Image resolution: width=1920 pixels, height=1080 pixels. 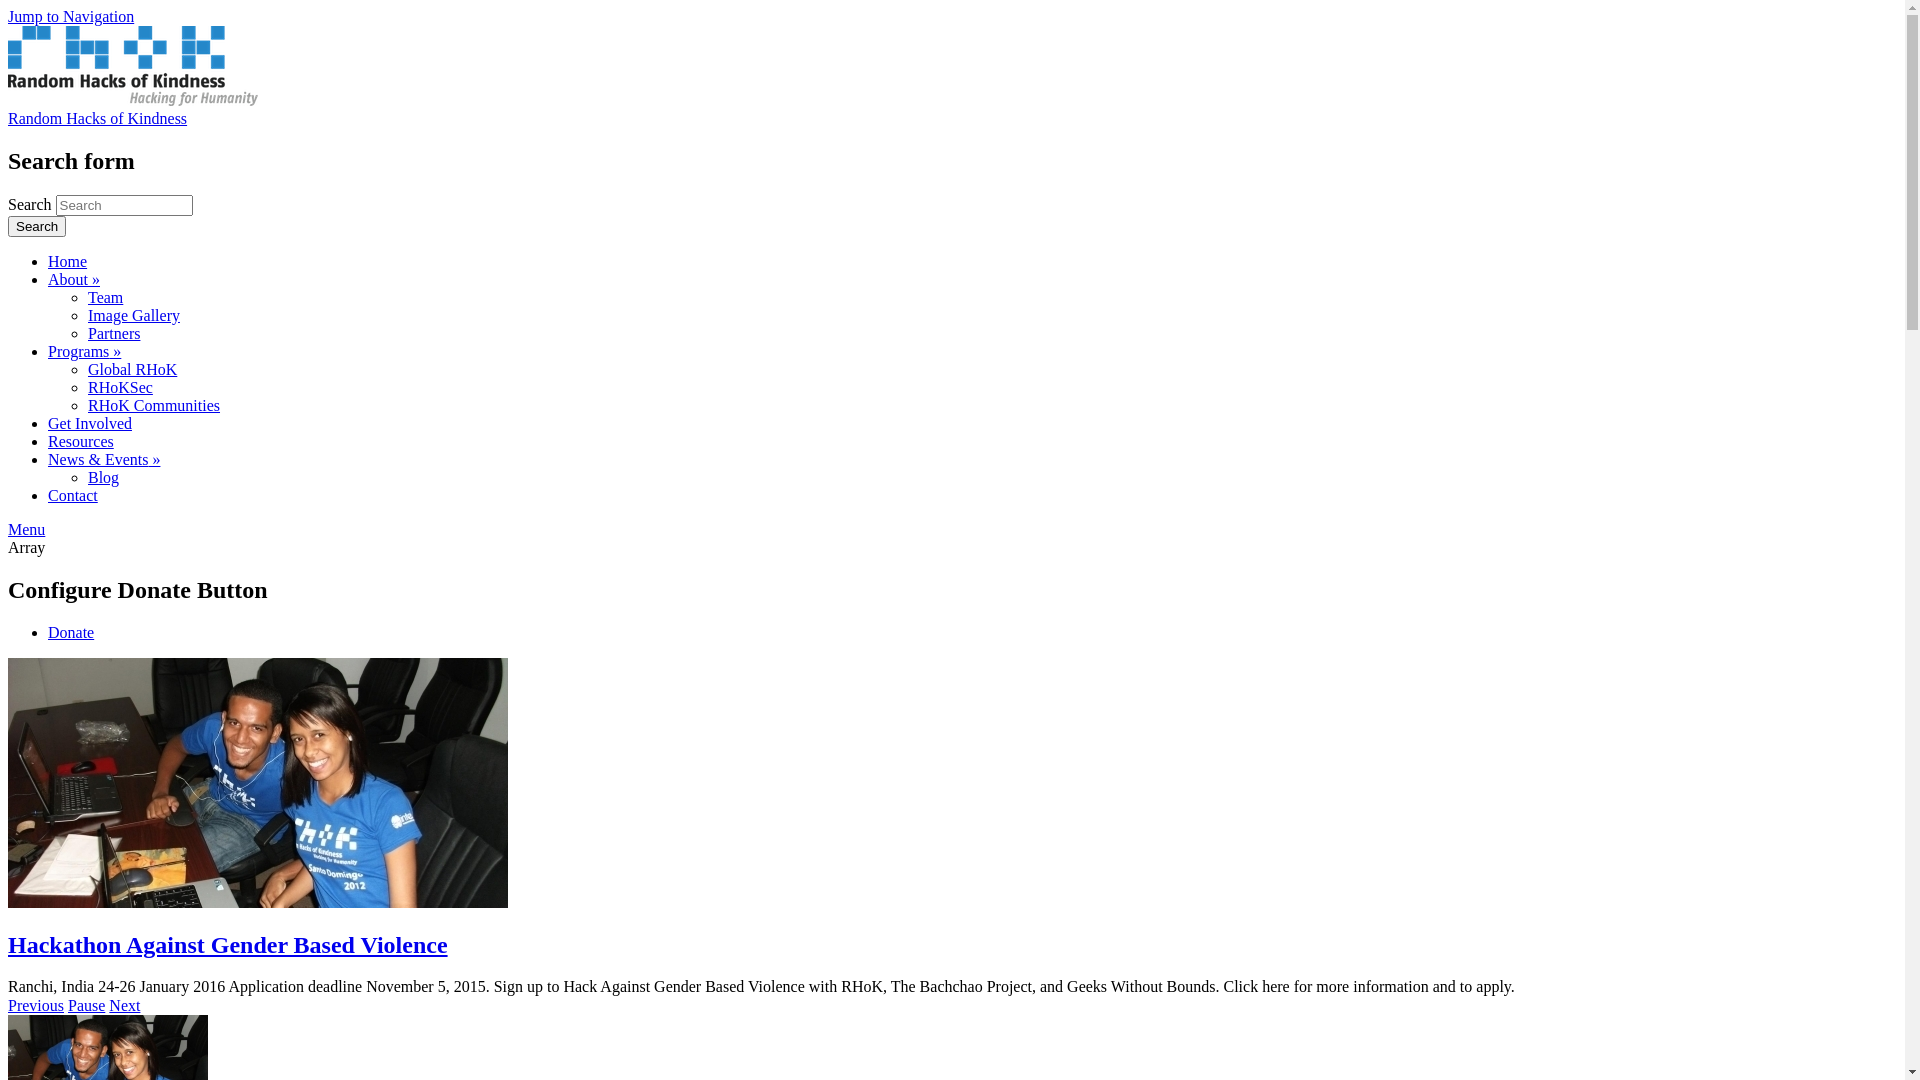 What do you see at coordinates (102, 477) in the screenshot?
I see `'Blog'` at bounding box center [102, 477].